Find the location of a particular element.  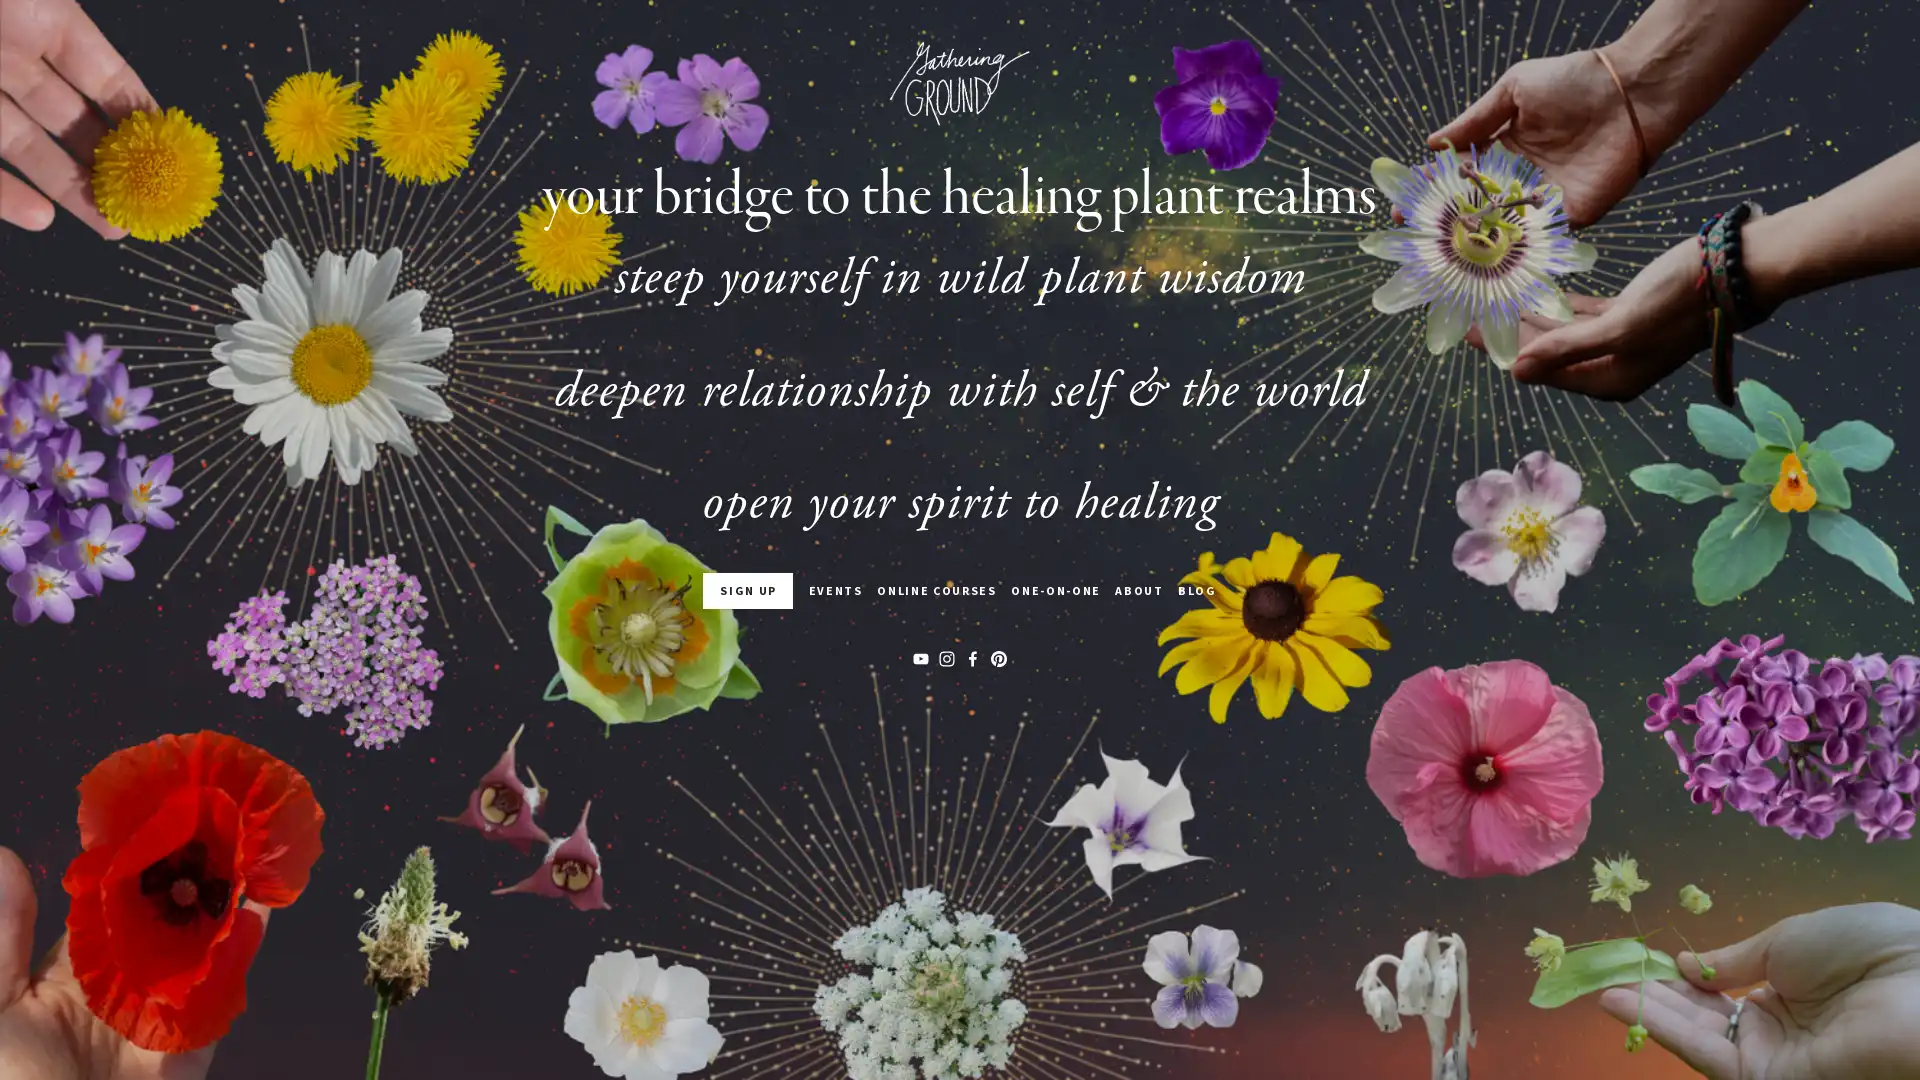

Close is located at coordinates (1255, 108).